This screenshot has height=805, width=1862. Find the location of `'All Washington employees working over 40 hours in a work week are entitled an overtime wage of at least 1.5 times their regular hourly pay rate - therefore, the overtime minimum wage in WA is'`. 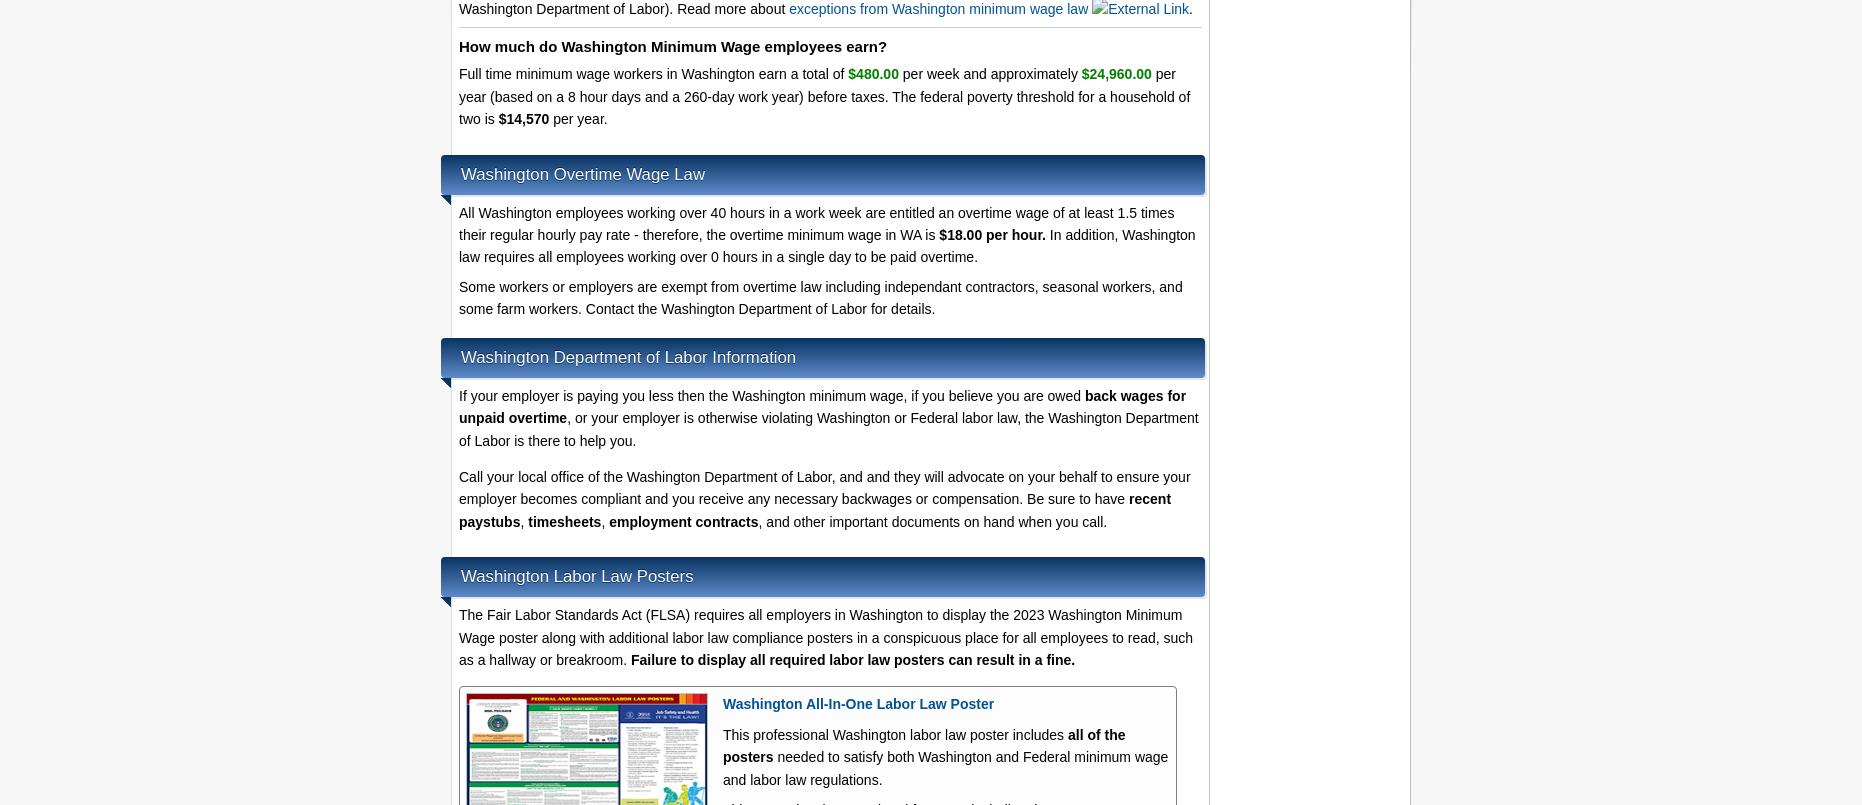

'All Washington employees working over 40 hours in a work week are entitled an overtime wage of at least 1.5 times their regular hourly pay rate - therefore, the overtime minimum wage in WA is' is located at coordinates (815, 222).